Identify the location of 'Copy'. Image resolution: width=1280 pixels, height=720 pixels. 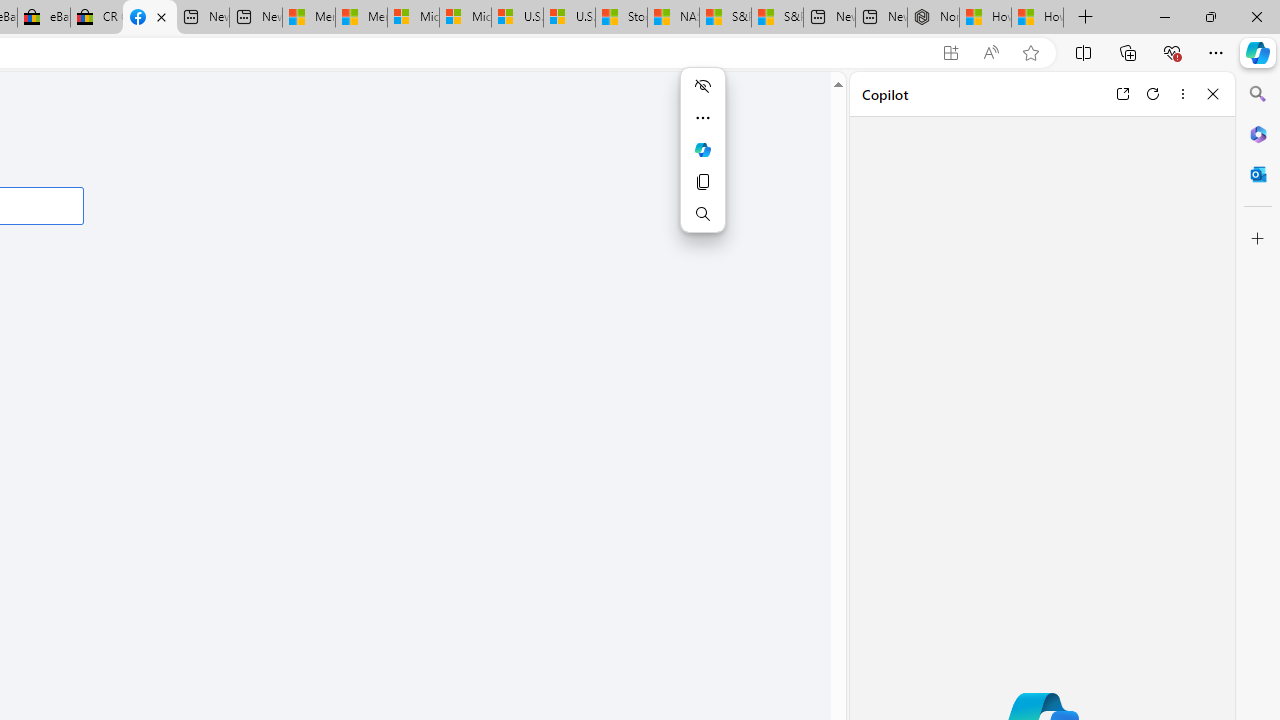
(702, 182).